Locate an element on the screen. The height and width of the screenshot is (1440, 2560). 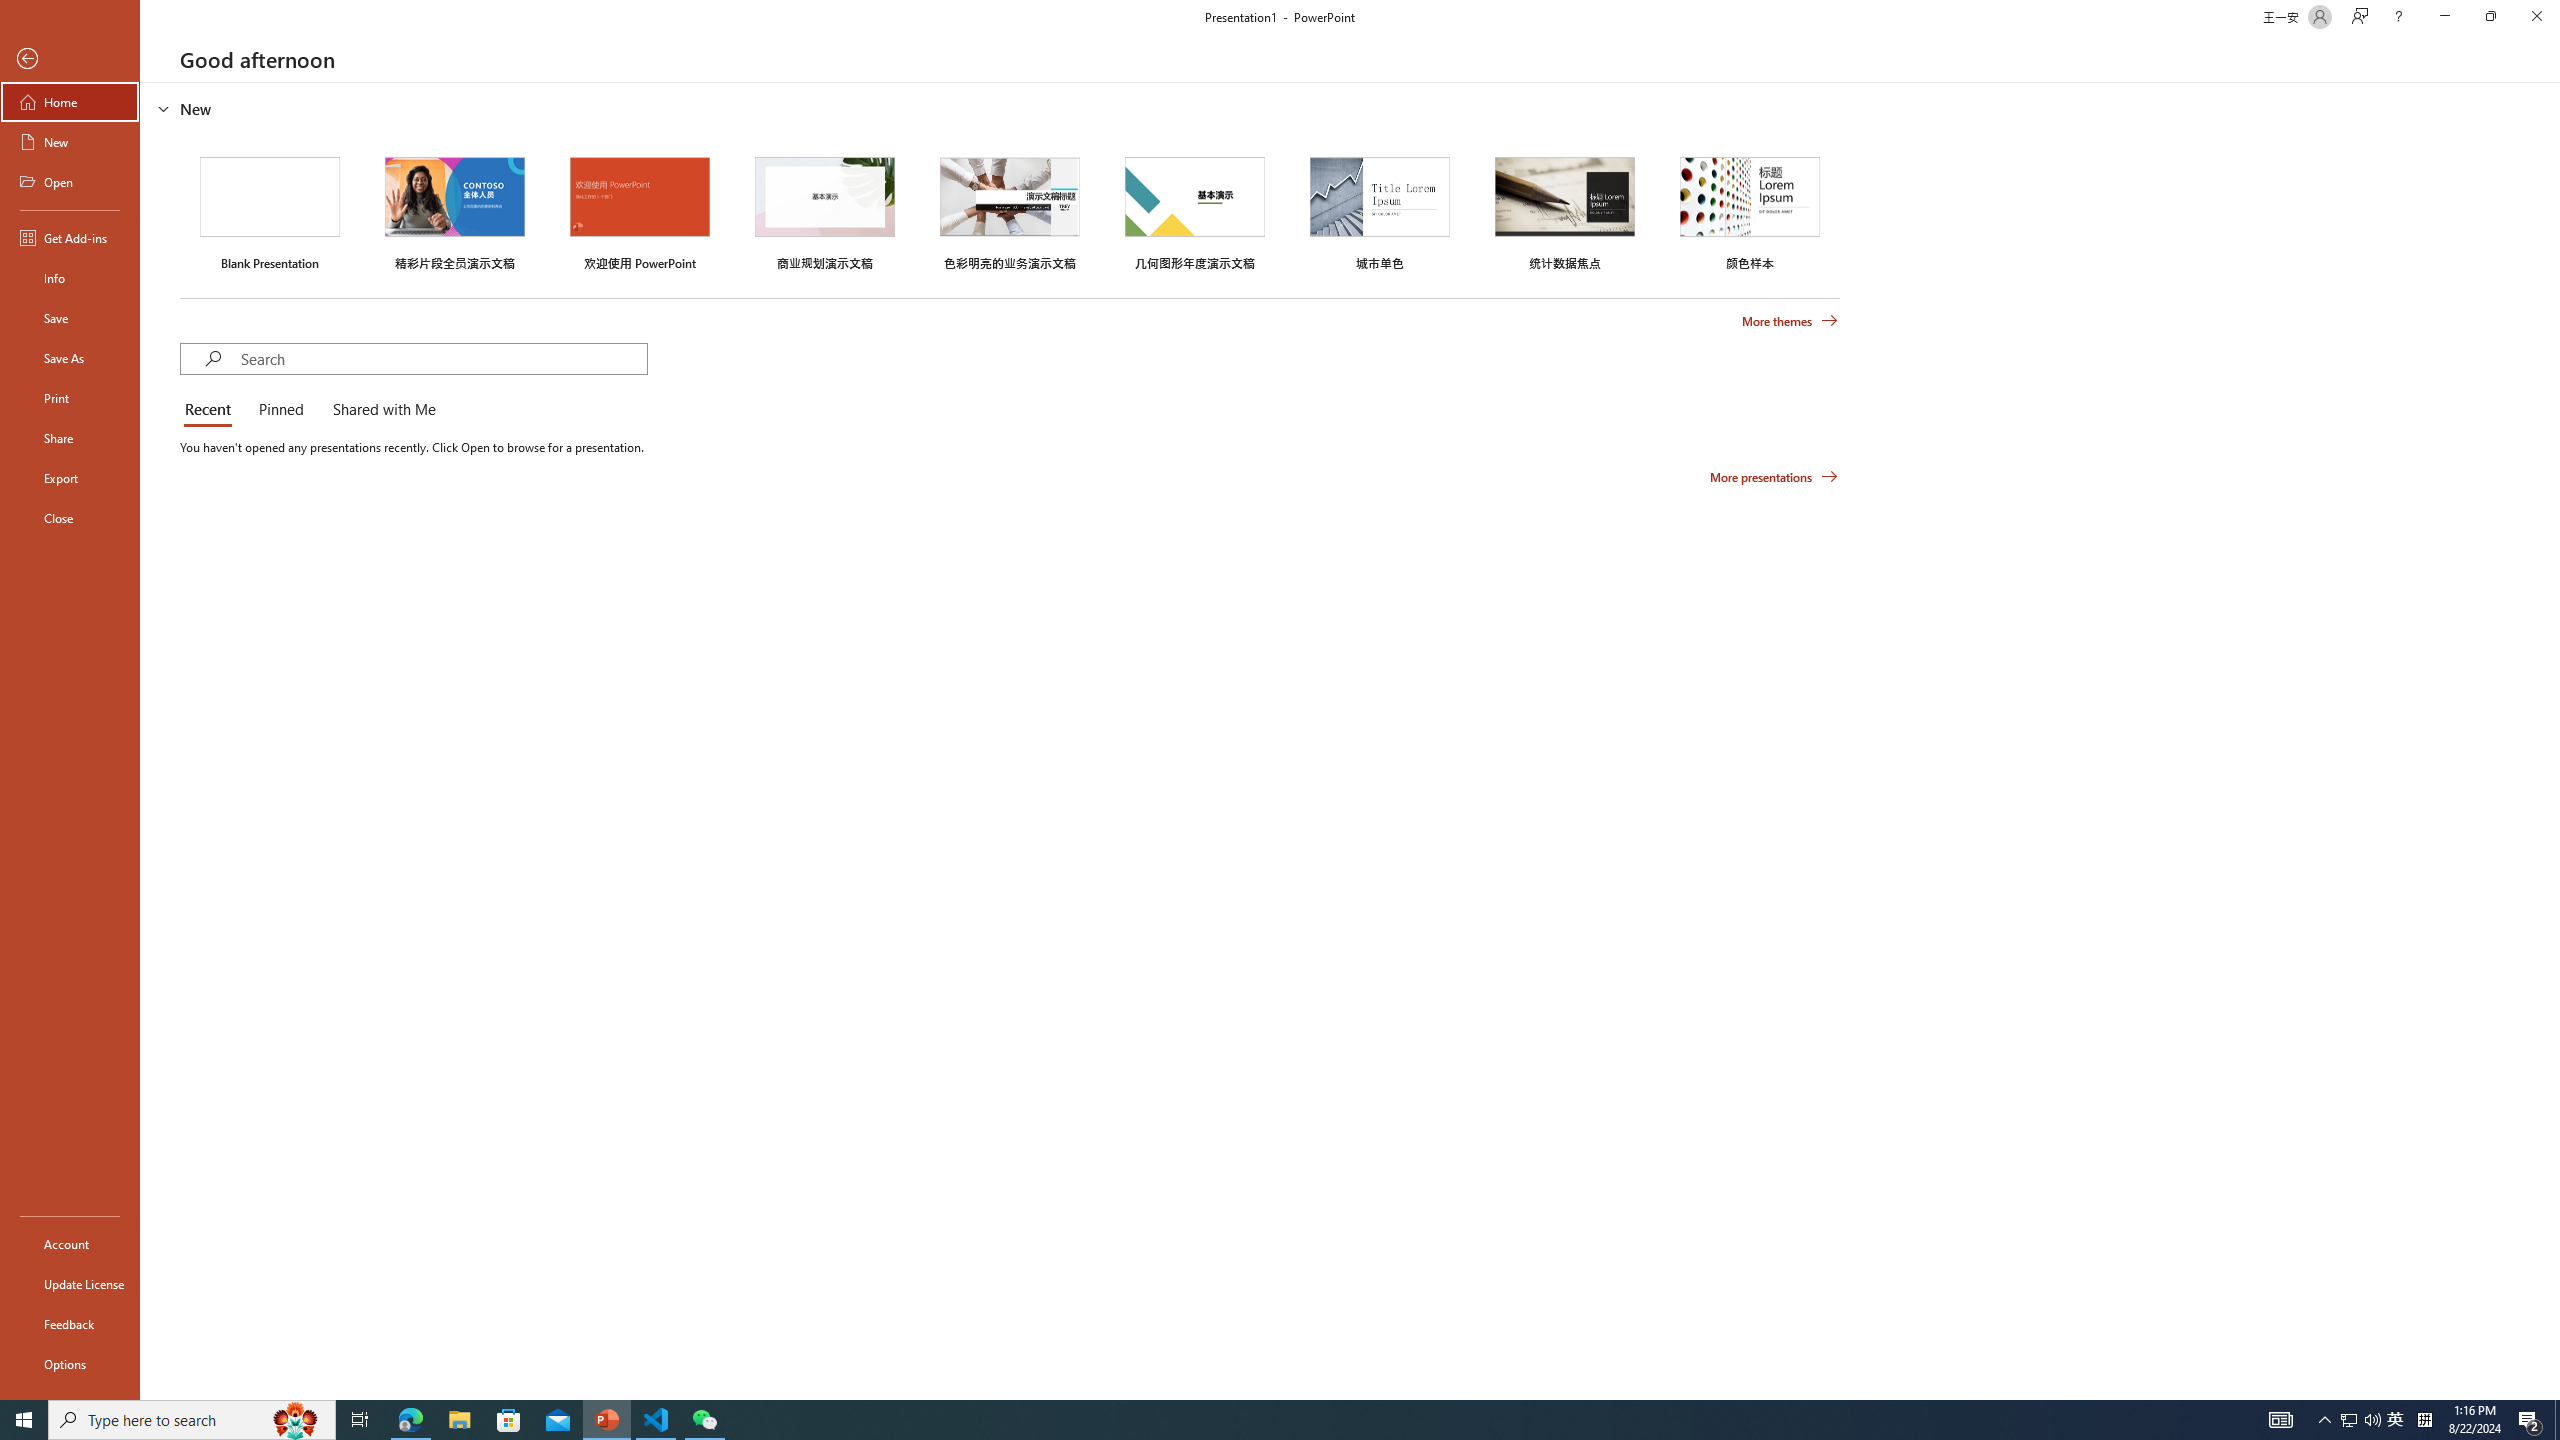
'Pinned' is located at coordinates (280, 410).